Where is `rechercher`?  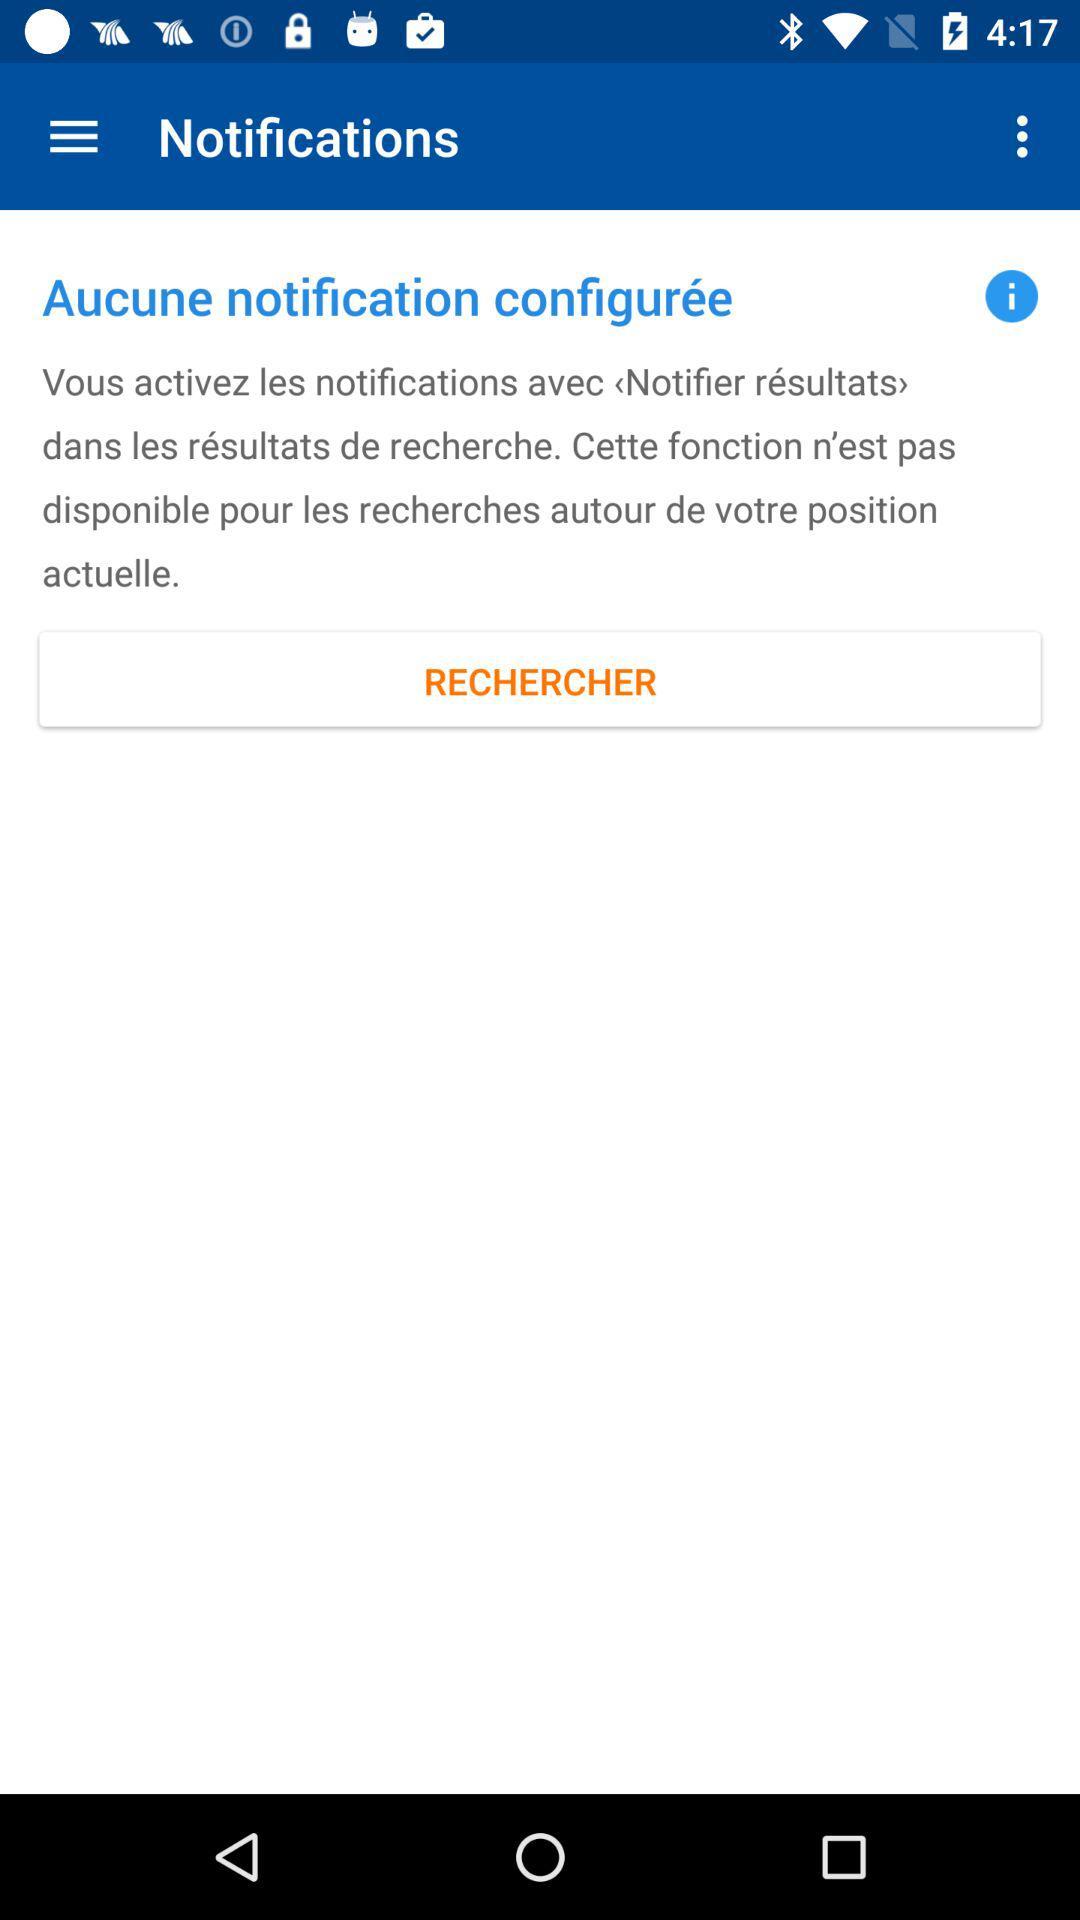 rechercher is located at coordinates (540, 681).